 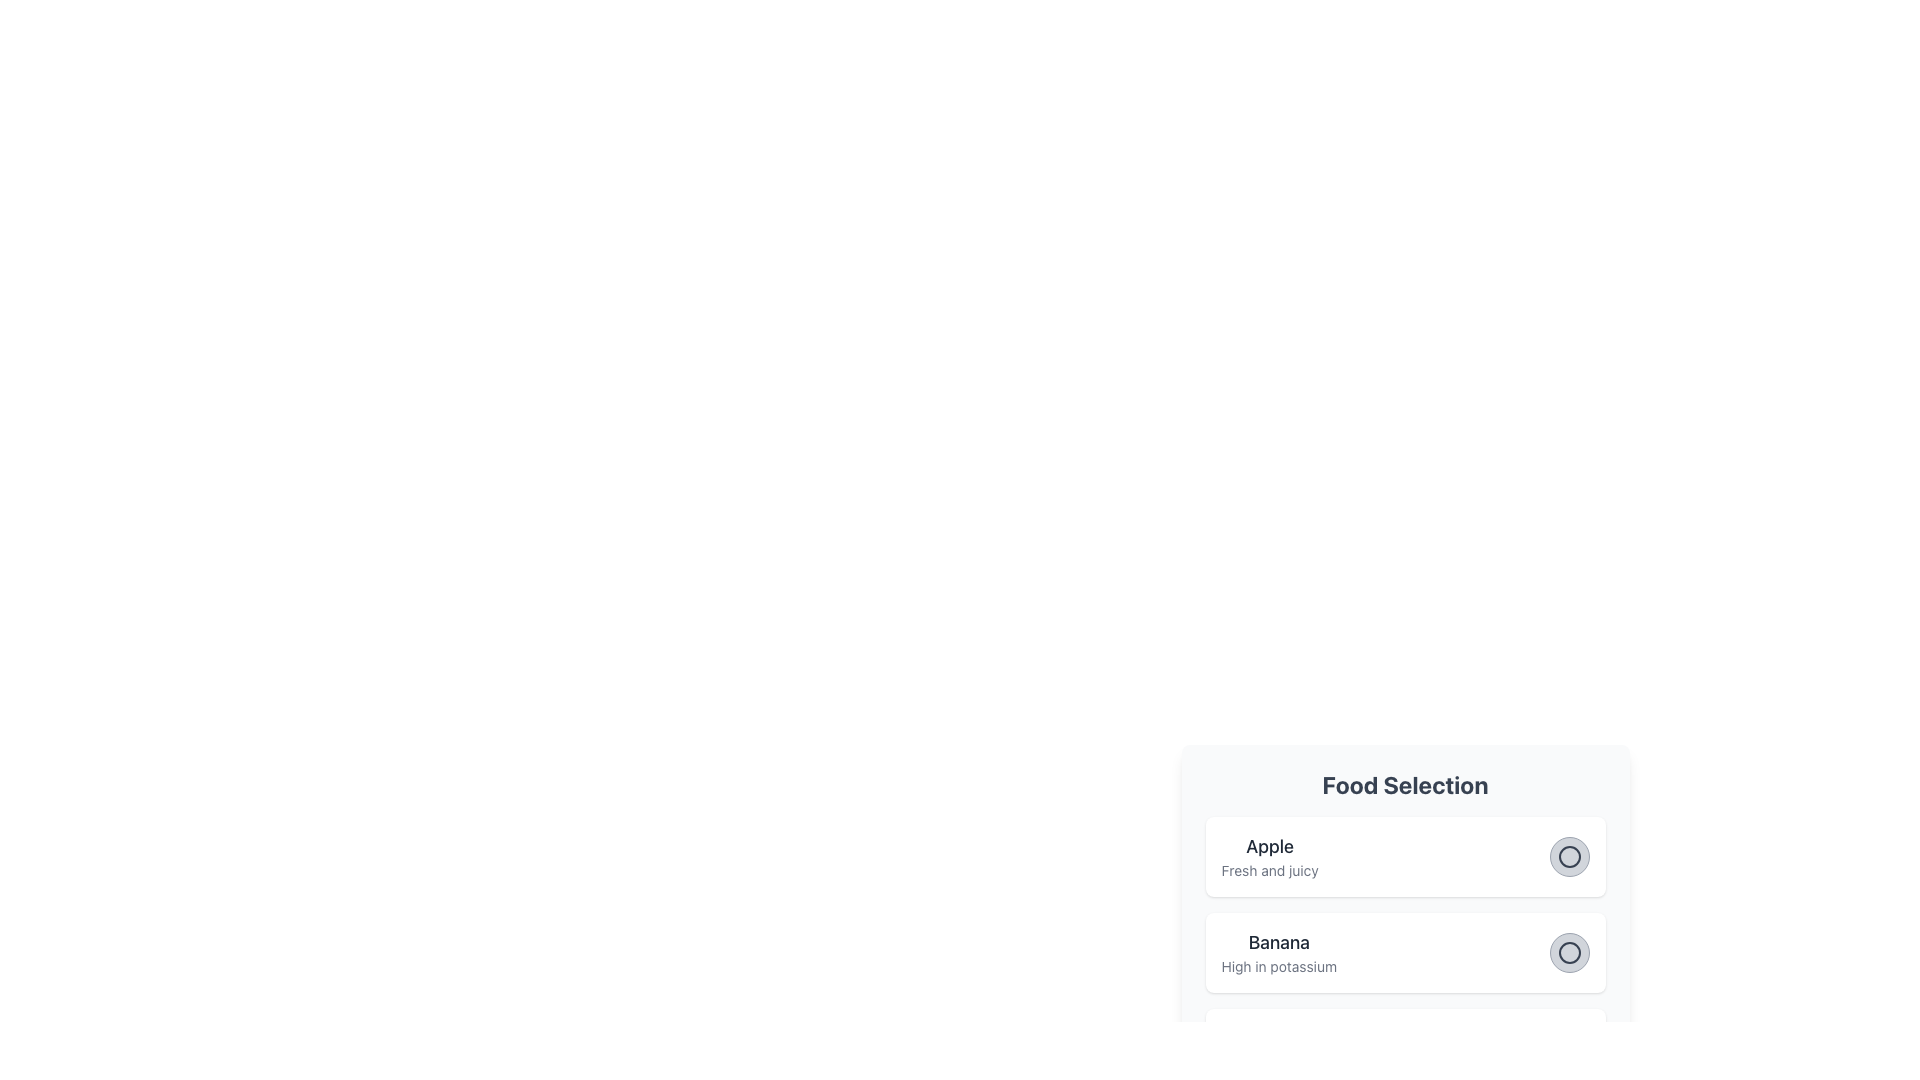 What do you see at coordinates (1568, 951) in the screenshot?
I see `the decorative central point of the radio button indicating selection for 'Banana' in the food selection list` at bounding box center [1568, 951].